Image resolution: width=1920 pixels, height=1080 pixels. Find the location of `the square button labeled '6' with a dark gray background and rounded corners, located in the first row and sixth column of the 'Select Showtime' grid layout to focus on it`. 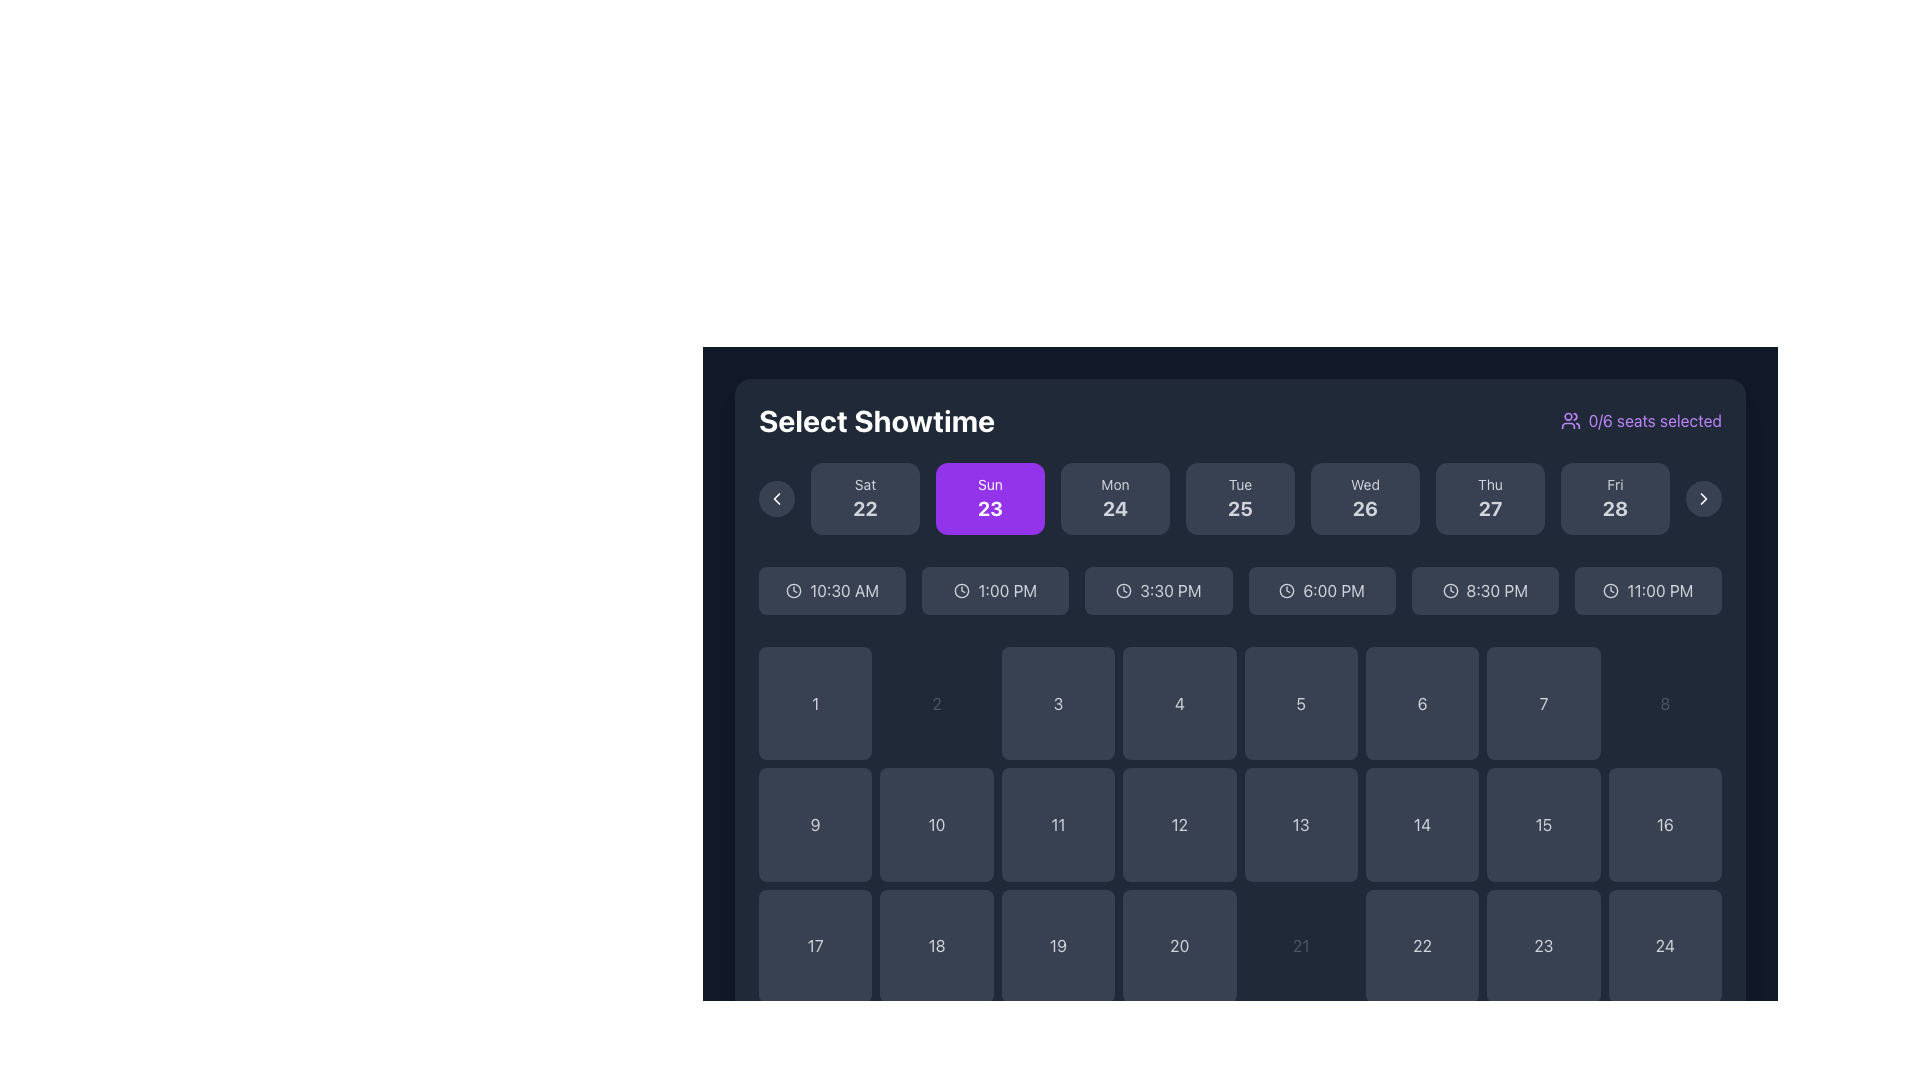

the square button labeled '6' with a dark gray background and rounded corners, located in the first row and sixth column of the 'Select Showtime' grid layout to focus on it is located at coordinates (1421, 702).